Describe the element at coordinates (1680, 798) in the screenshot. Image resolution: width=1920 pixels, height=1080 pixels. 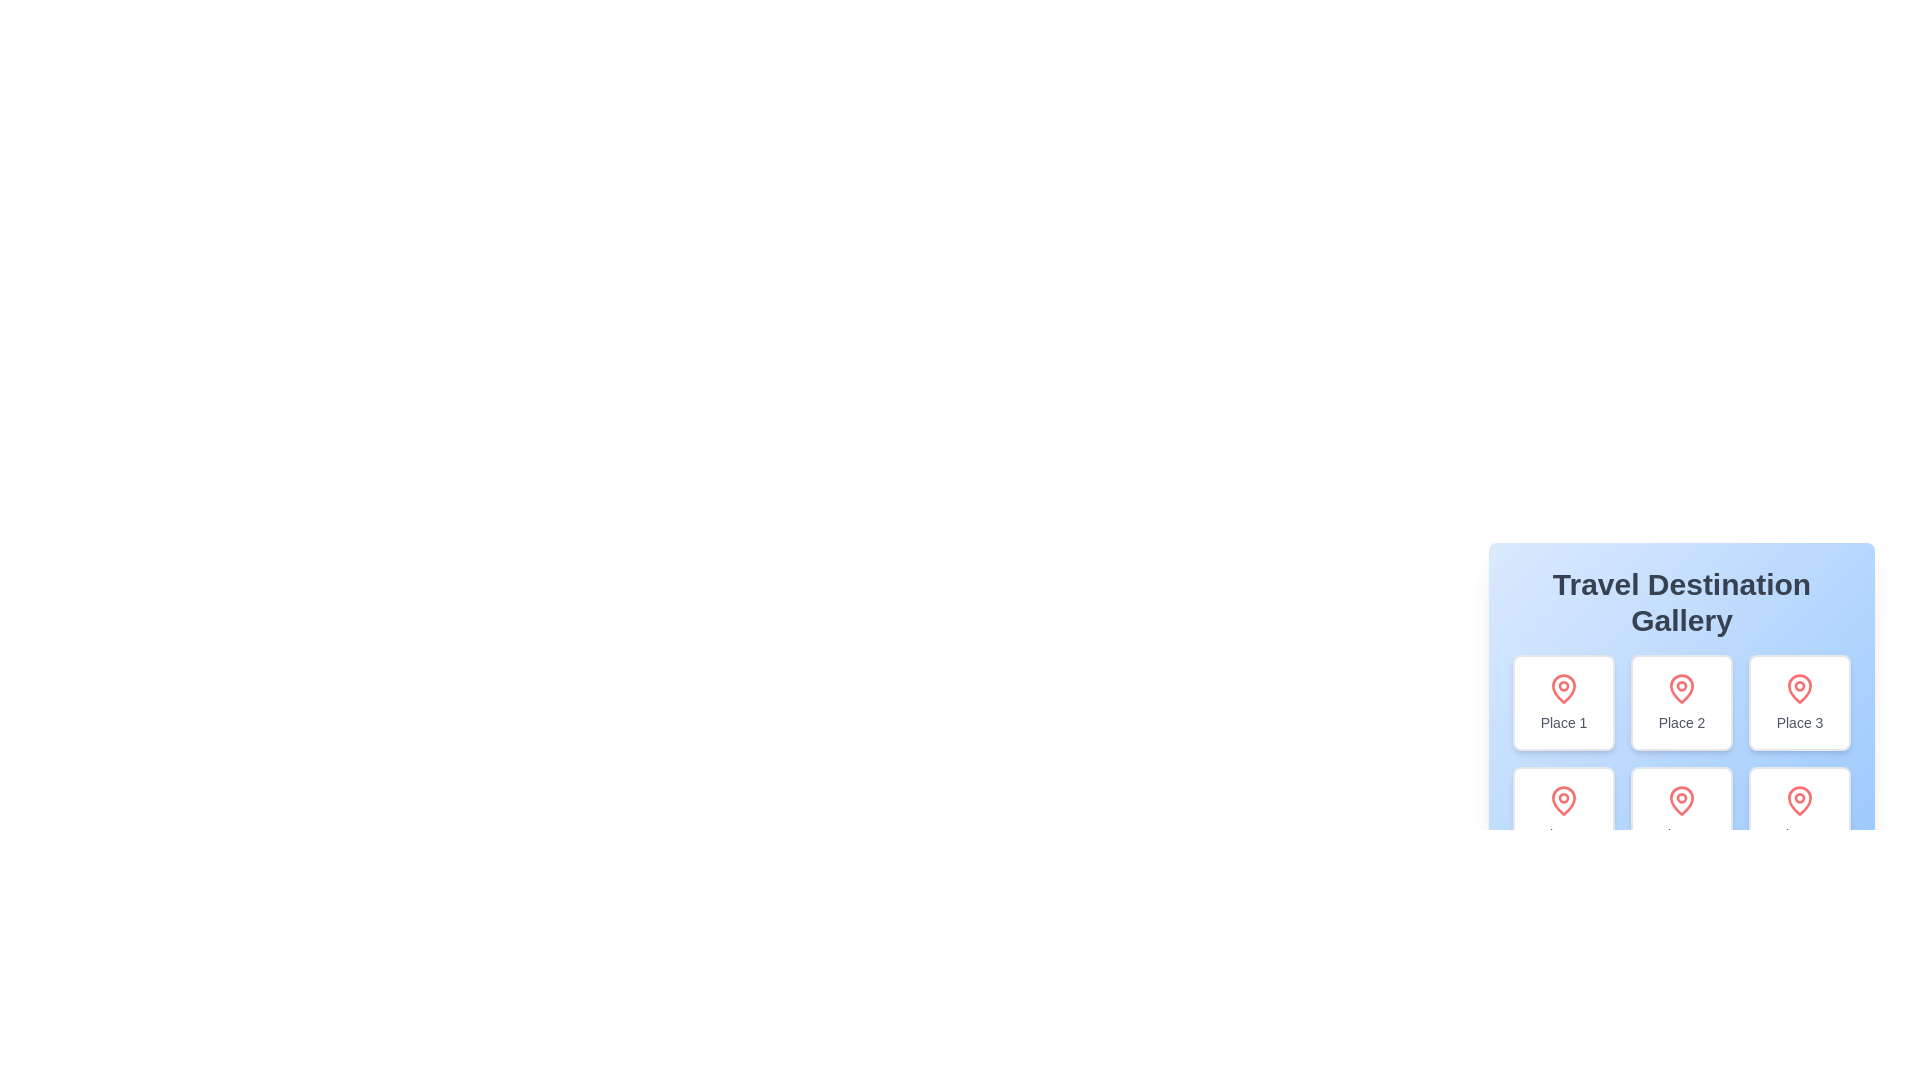
I see `the map pin icon located in the central position of the second row under the 'Travel Destination Gallery' section` at that location.